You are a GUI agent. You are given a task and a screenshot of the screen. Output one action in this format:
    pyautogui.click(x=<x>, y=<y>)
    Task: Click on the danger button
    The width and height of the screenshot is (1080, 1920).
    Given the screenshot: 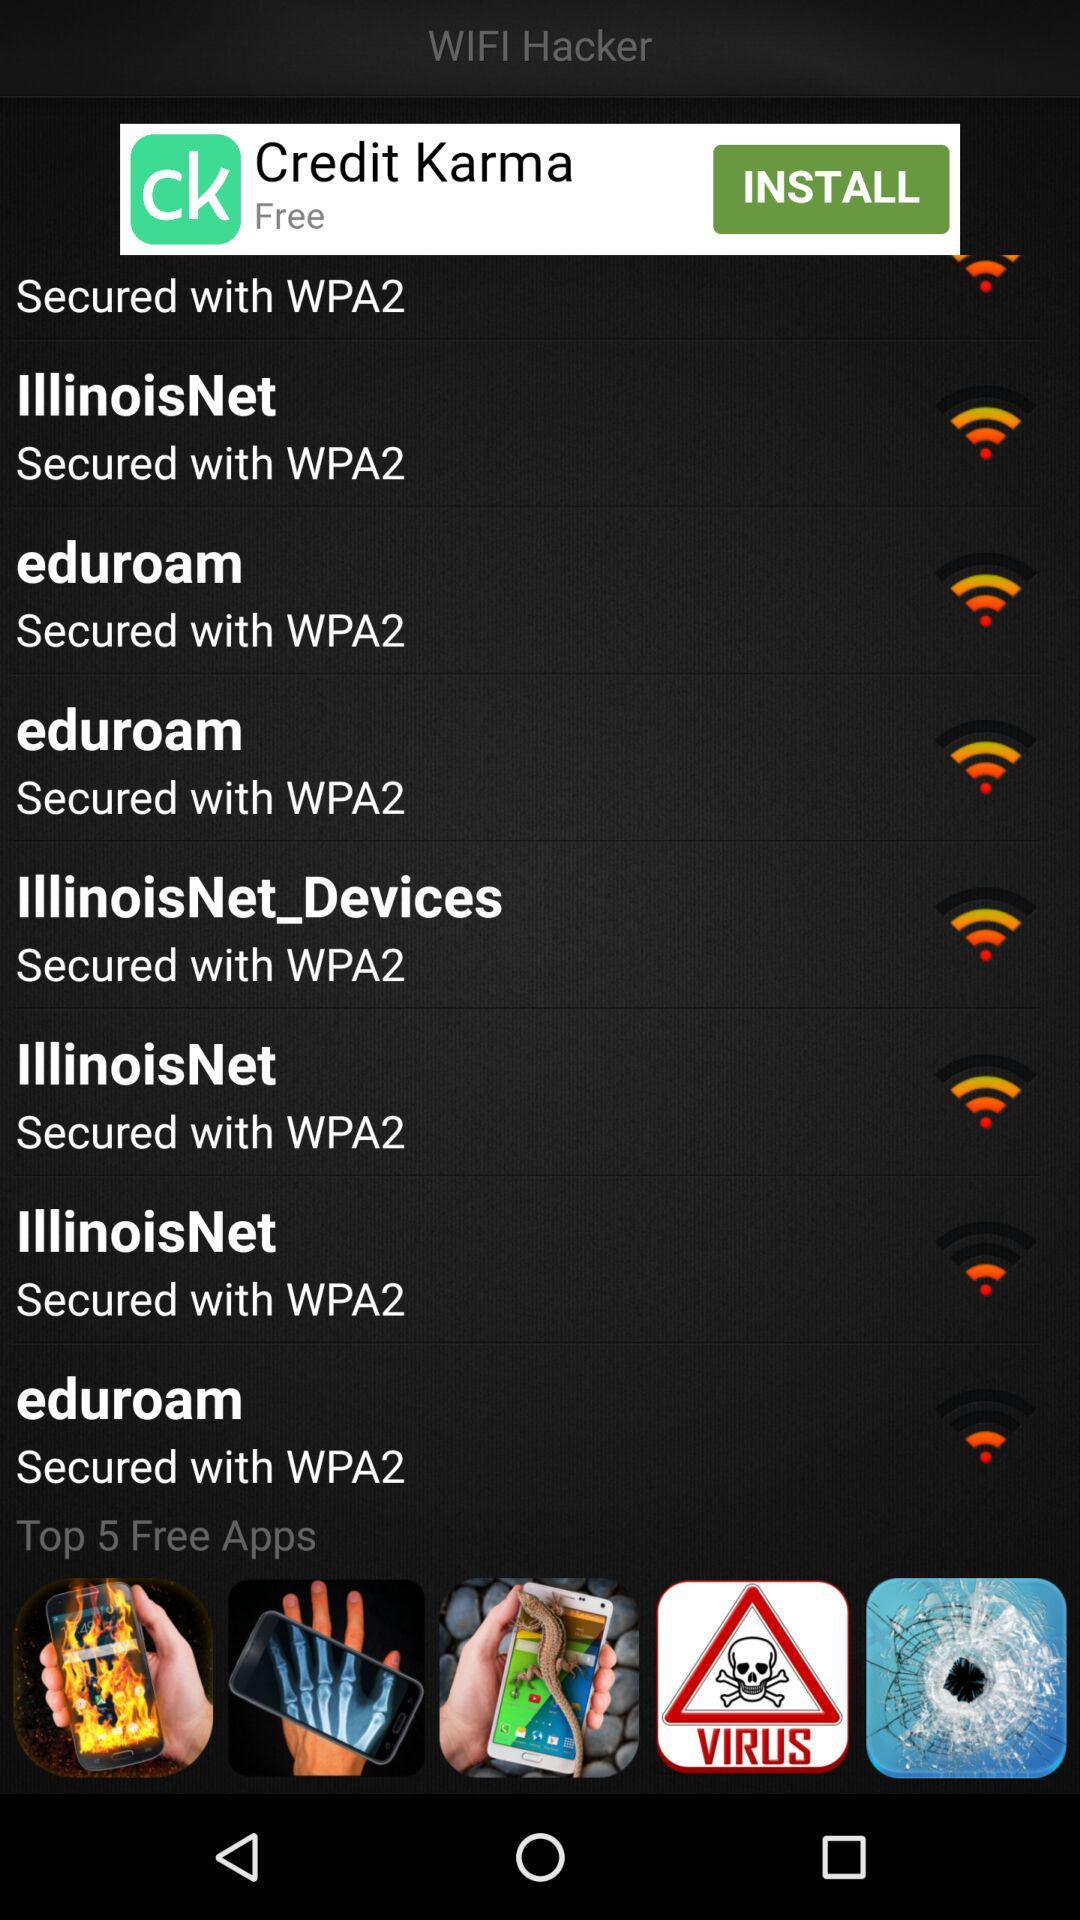 What is the action you would take?
    pyautogui.click(x=752, y=1678)
    